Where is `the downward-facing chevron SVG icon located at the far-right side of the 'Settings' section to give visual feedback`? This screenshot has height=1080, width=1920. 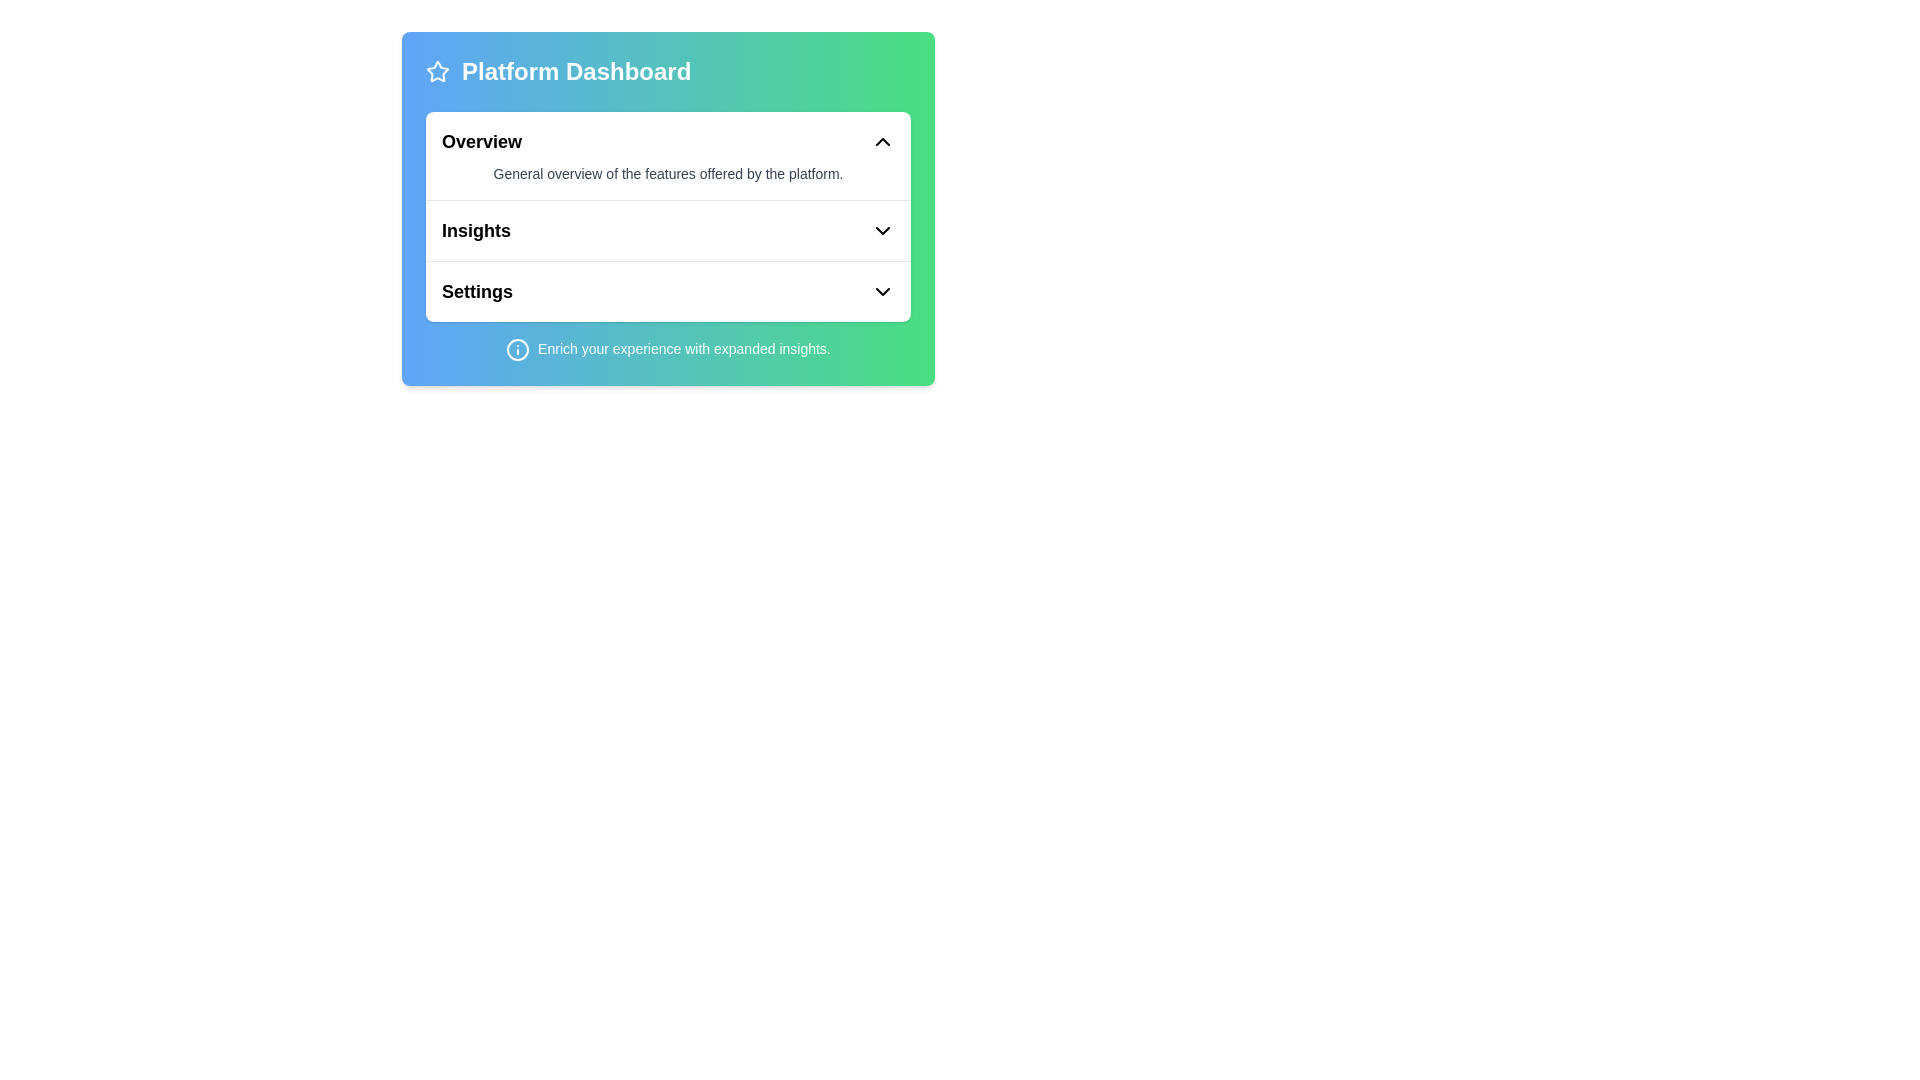 the downward-facing chevron SVG icon located at the far-right side of the 'Settings' section to give visual feedback is located at coordinates (882, 292).